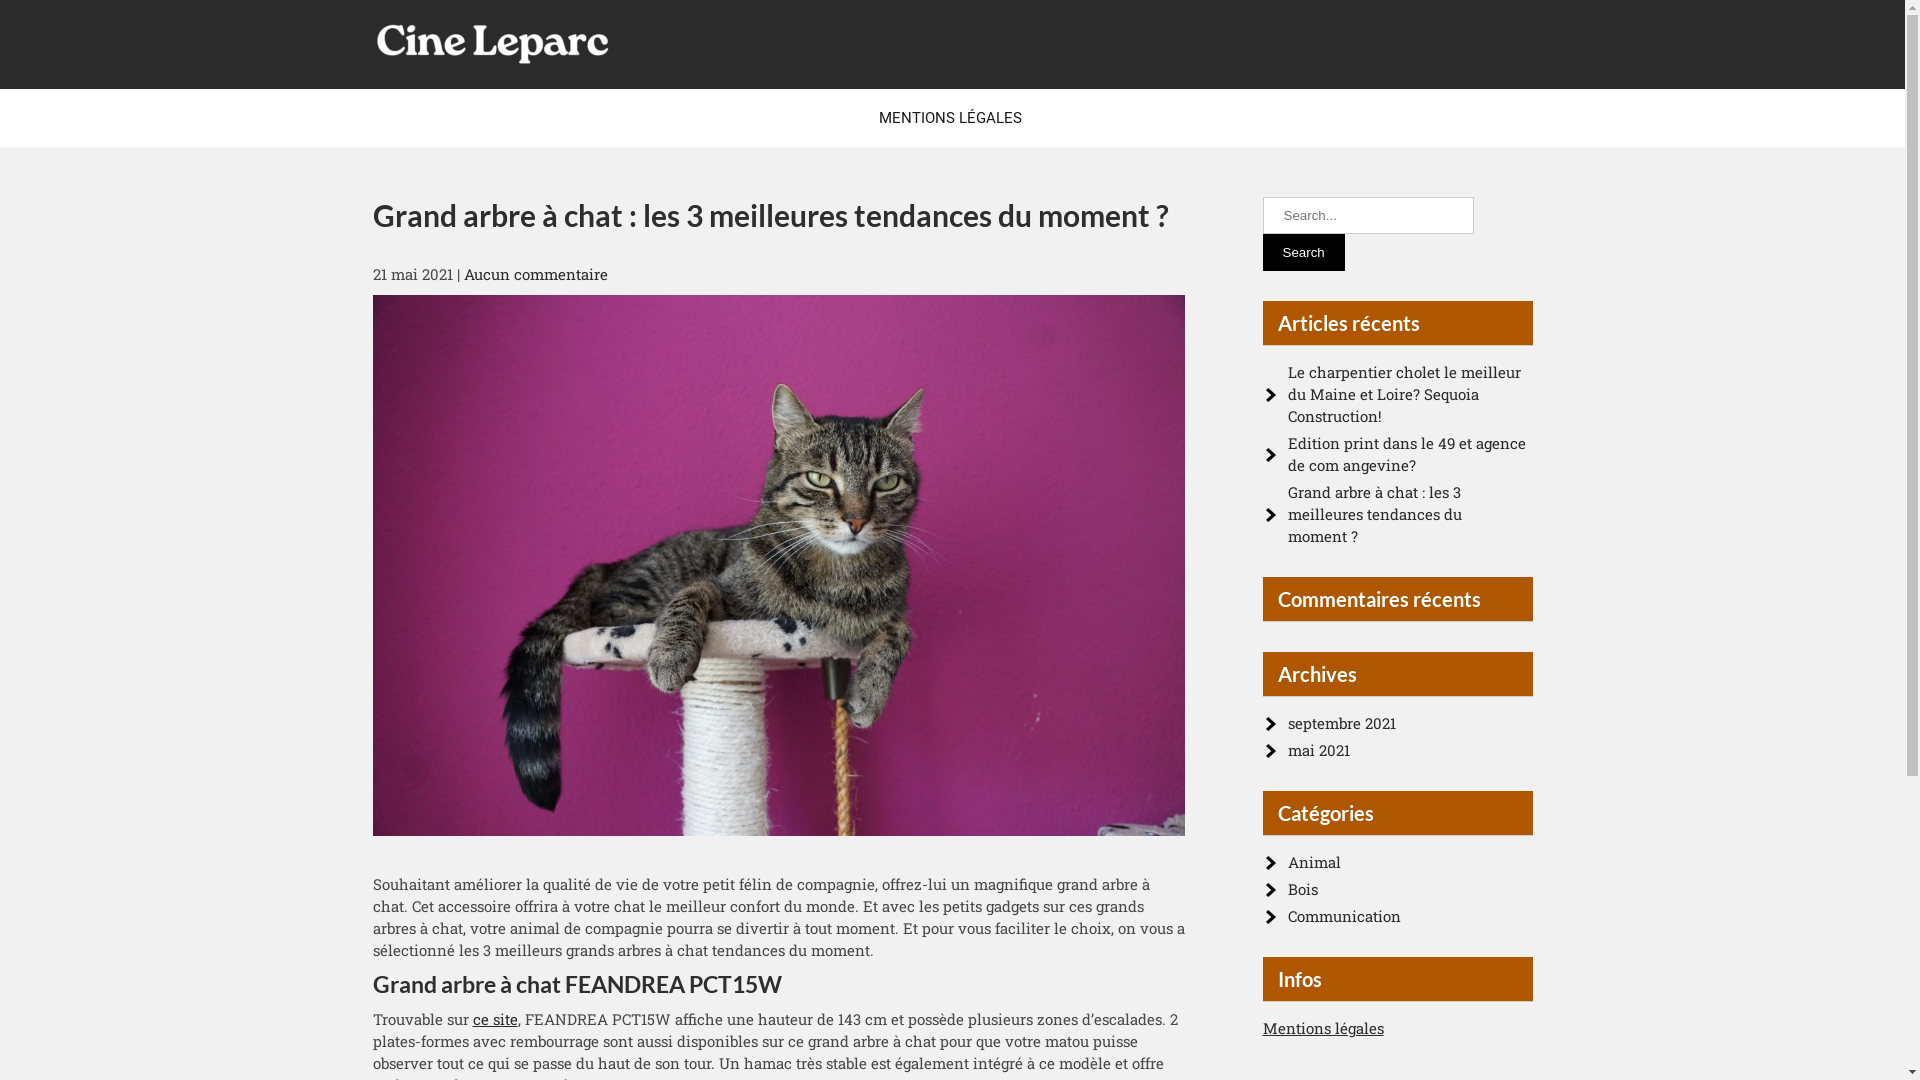  What do you see at coordinates (1261, 251) in the screenshot?
I see `'Search'` at bounding box center [1261, 251].